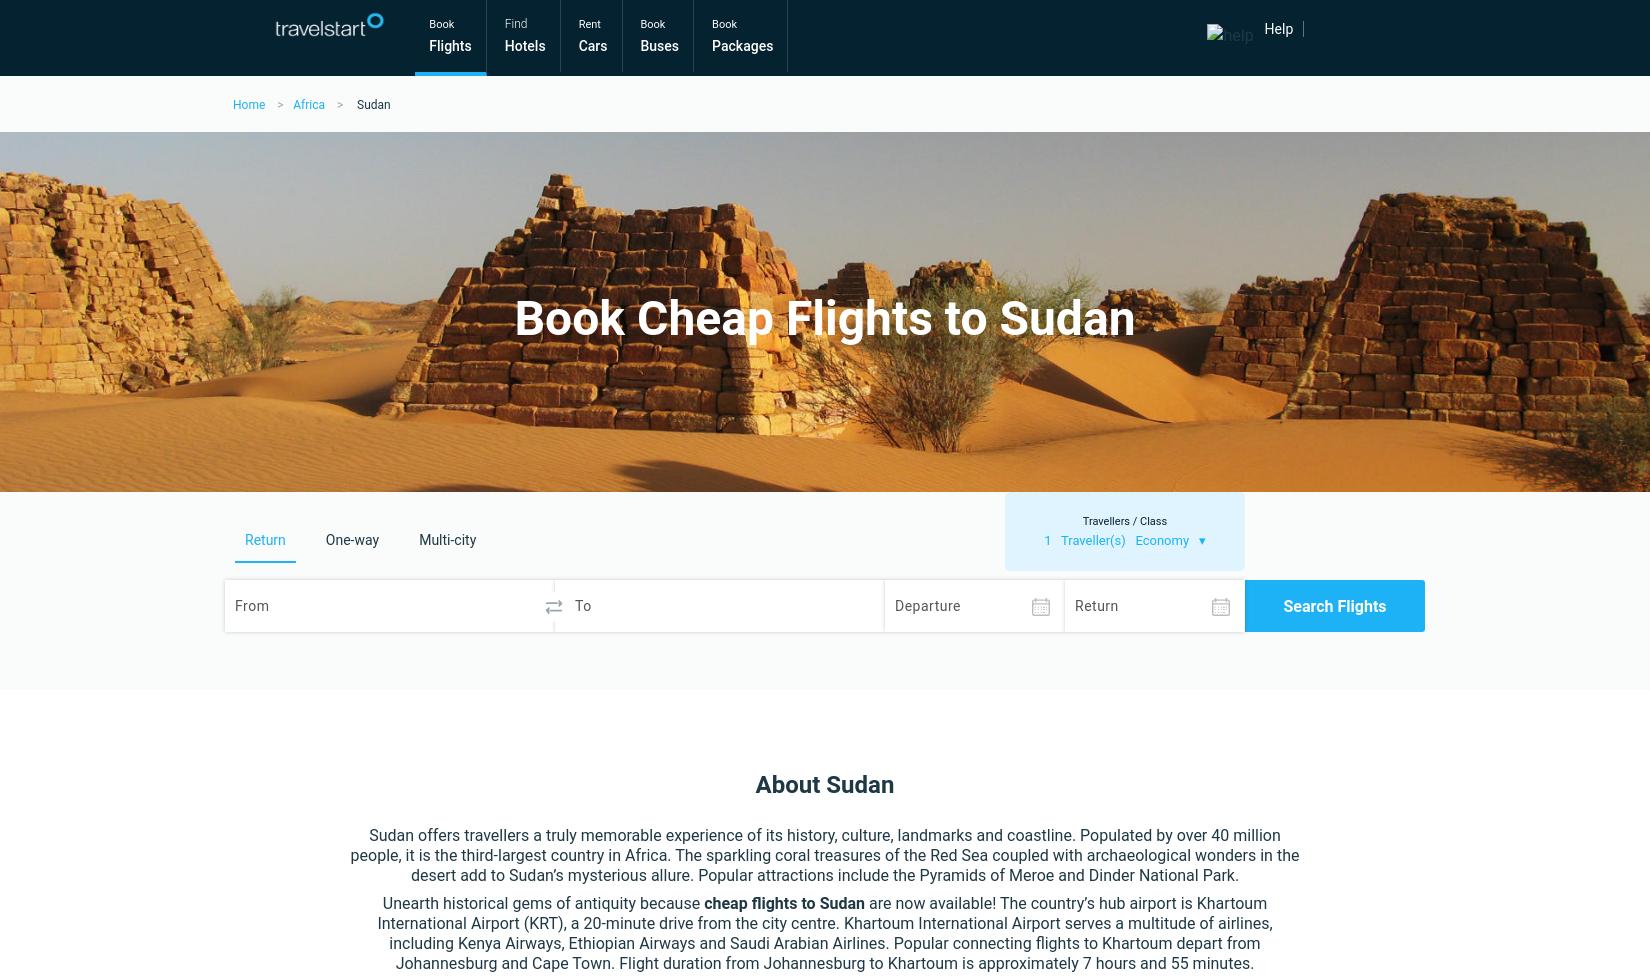 The width and height of the screenshot is (1650, 980). What do you see at coordinates (1124, 521) in the screenshot?
I see `'Travellers / Class'` at bounding box center [1124, 521].